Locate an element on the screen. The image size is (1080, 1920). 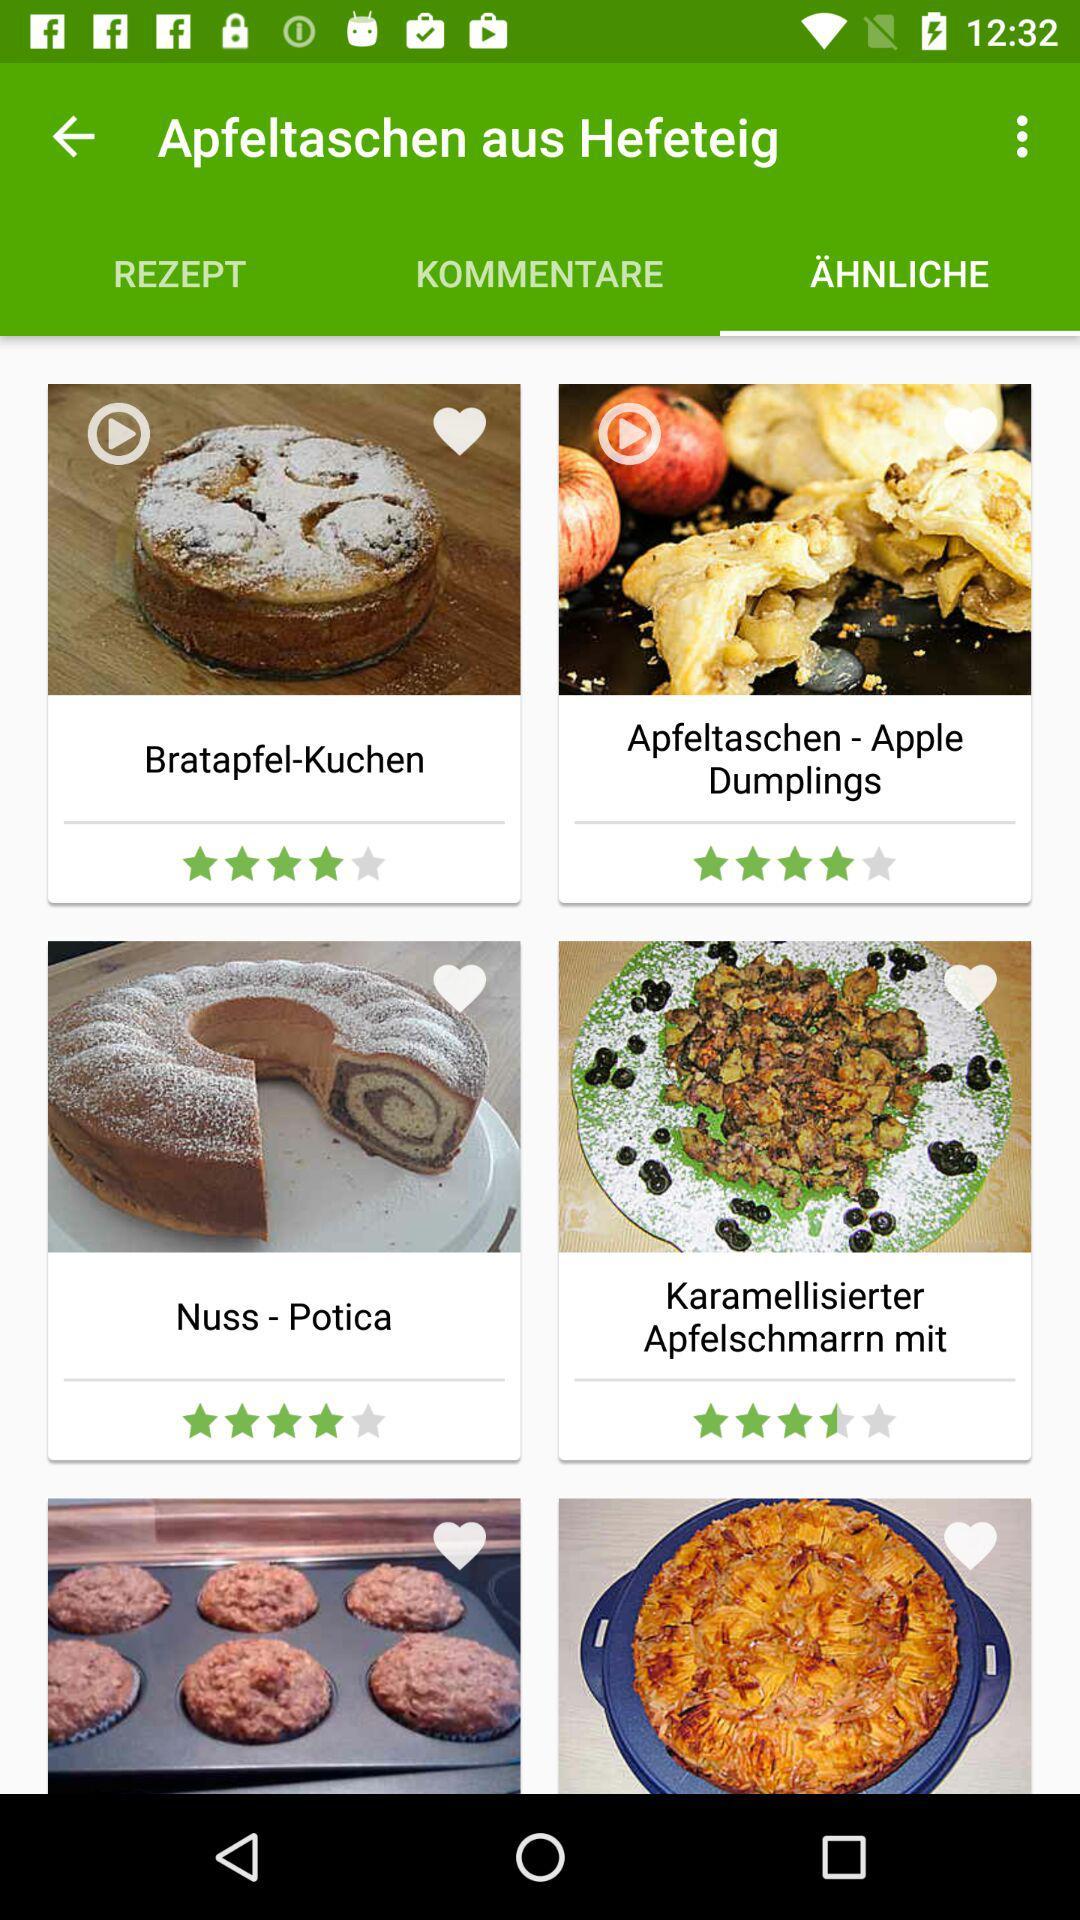
the item below the kommentare icon is located at coordinates (459, 430).